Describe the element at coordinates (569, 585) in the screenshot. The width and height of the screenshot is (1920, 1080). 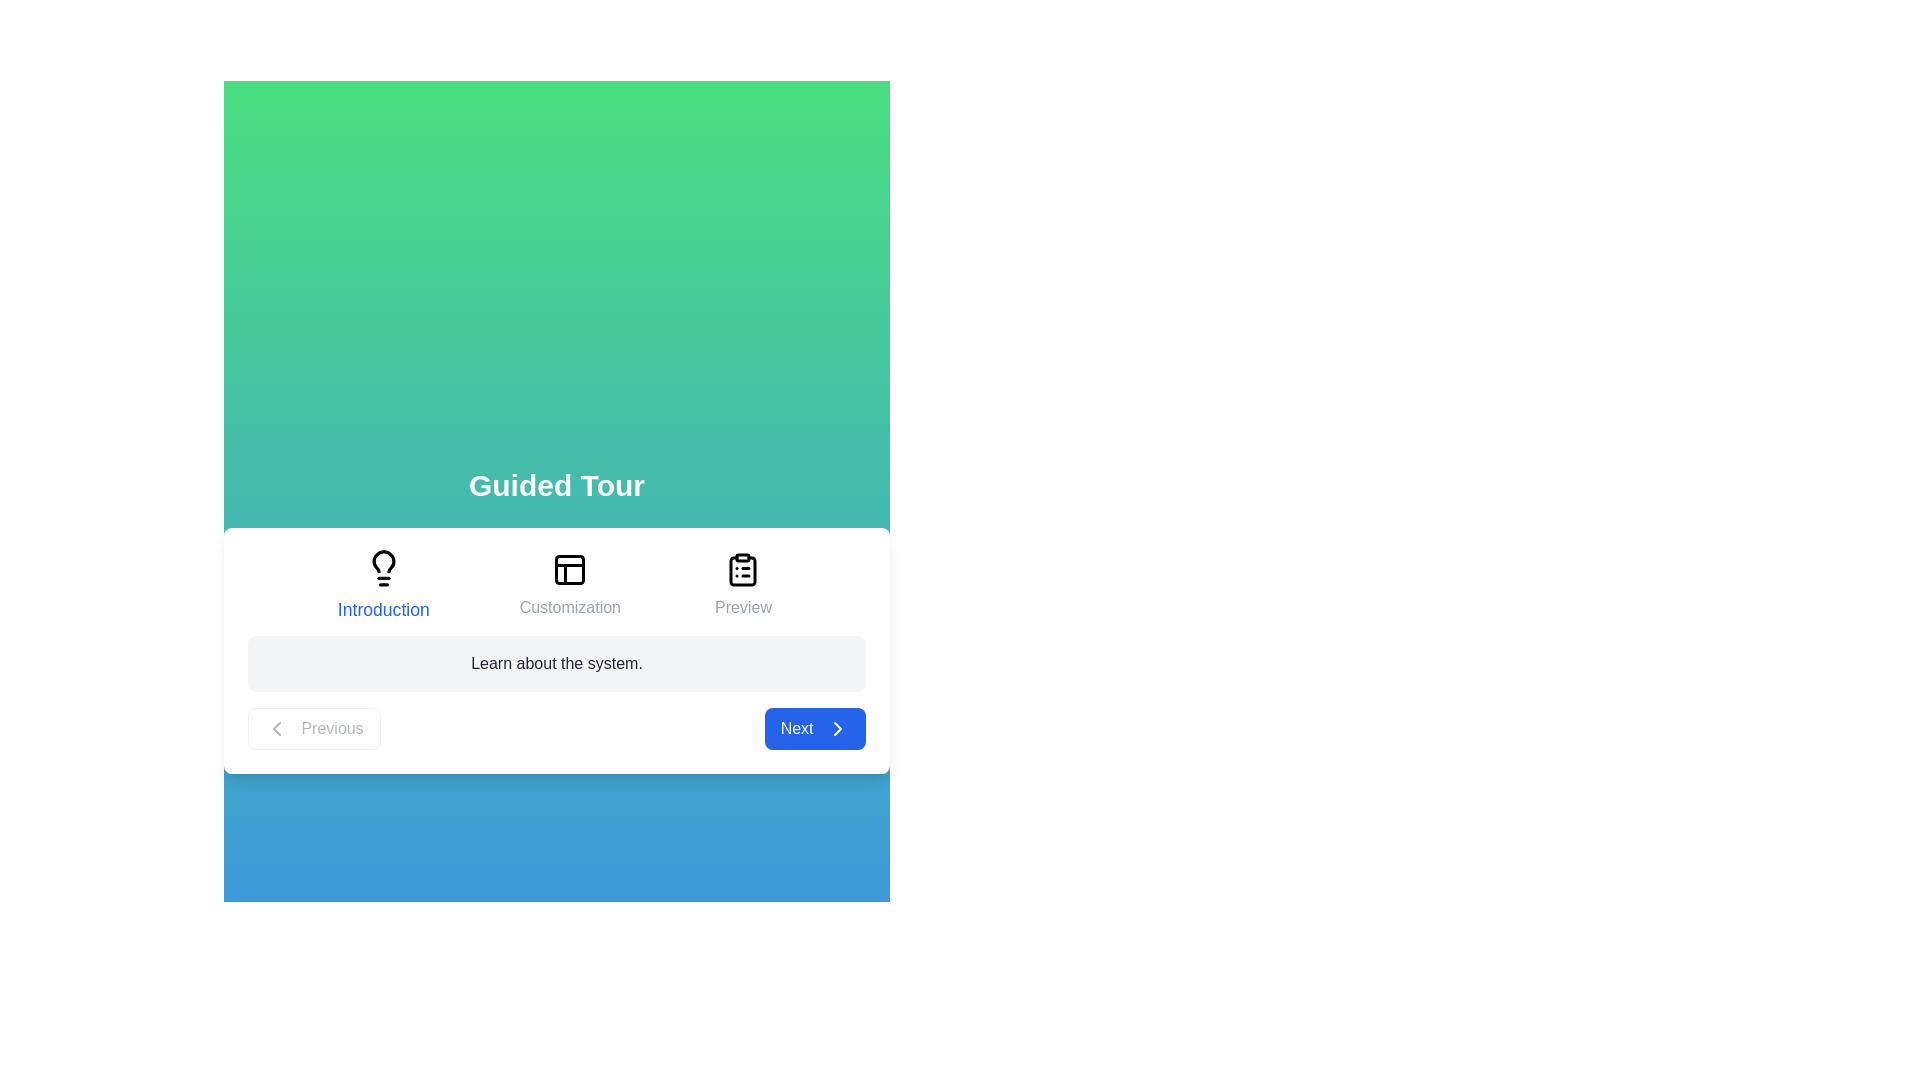
I see `the title or icon of the step Customization to navigate to it` at that location.